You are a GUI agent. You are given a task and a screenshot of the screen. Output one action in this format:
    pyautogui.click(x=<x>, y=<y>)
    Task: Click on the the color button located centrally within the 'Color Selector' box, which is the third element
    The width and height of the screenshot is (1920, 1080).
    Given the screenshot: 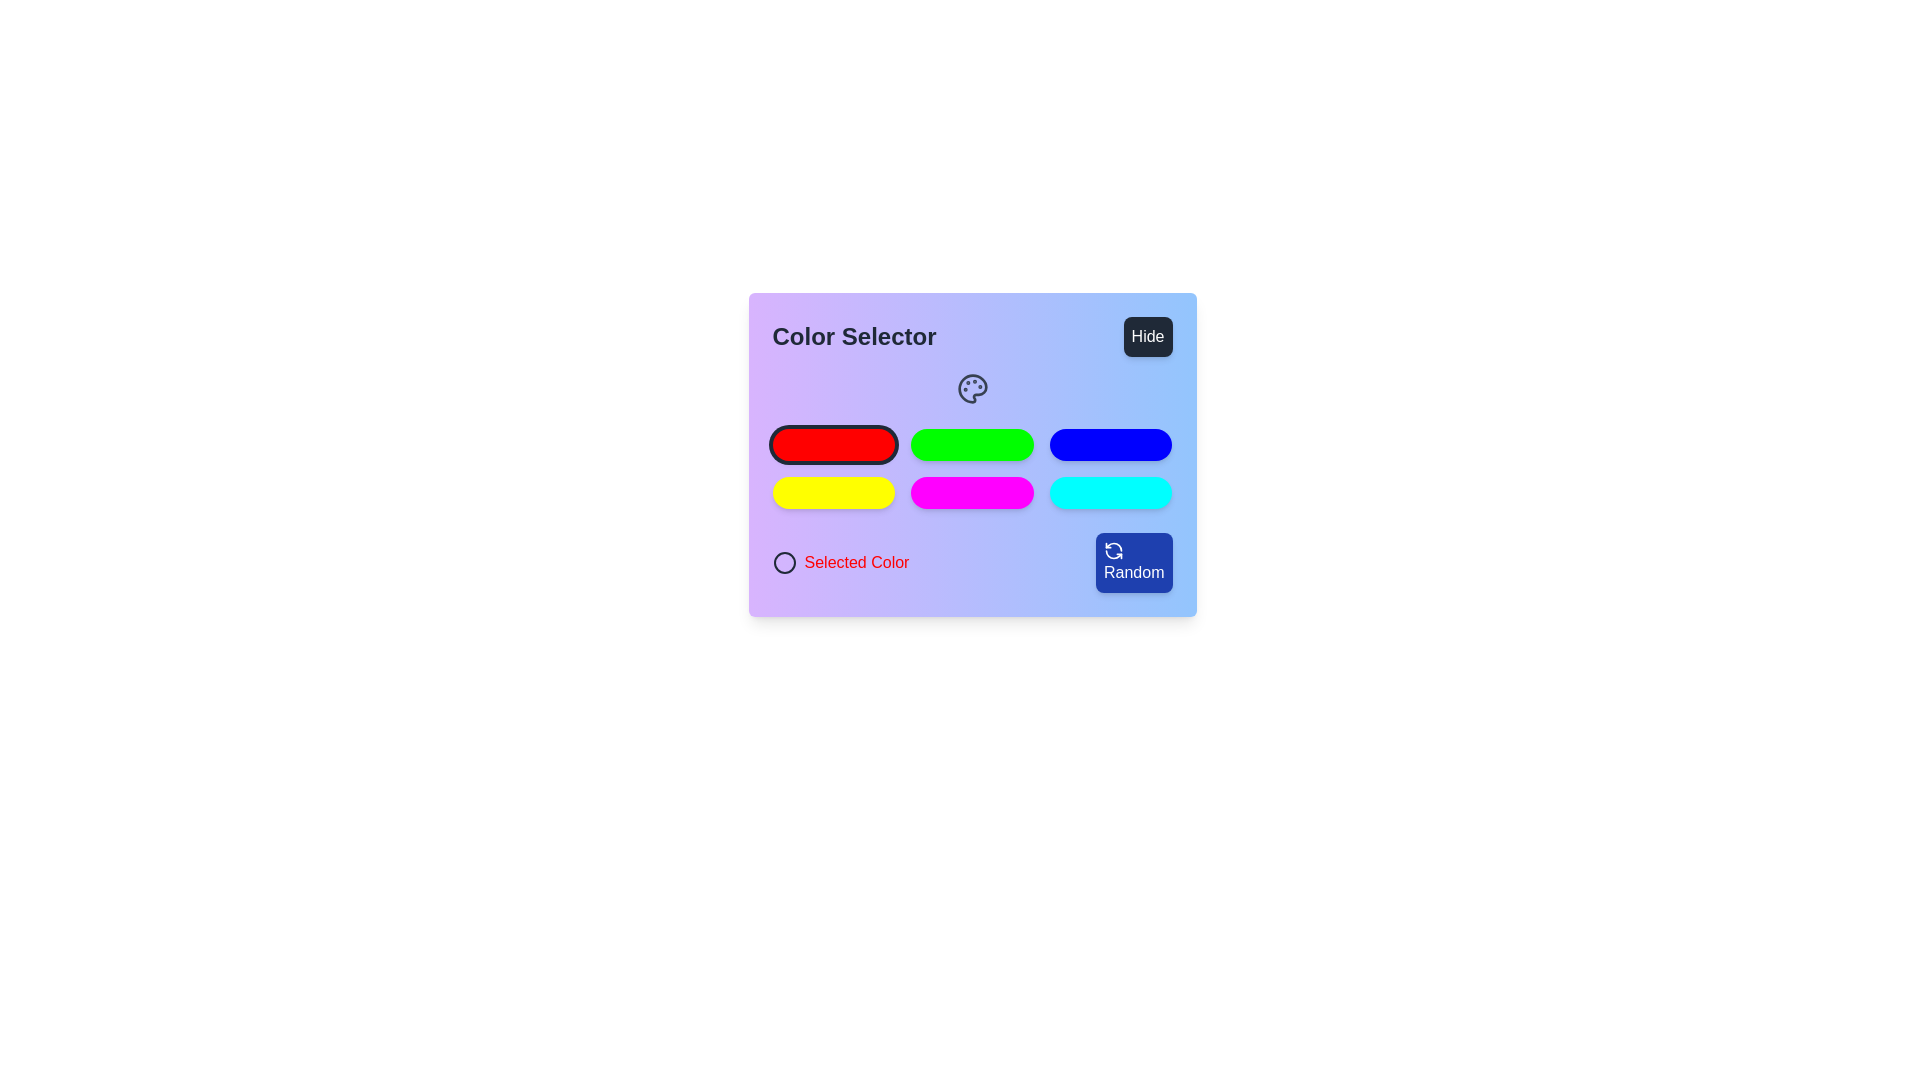 What is the action you would take?
    pyautogui.click(x=972, y=482)
    